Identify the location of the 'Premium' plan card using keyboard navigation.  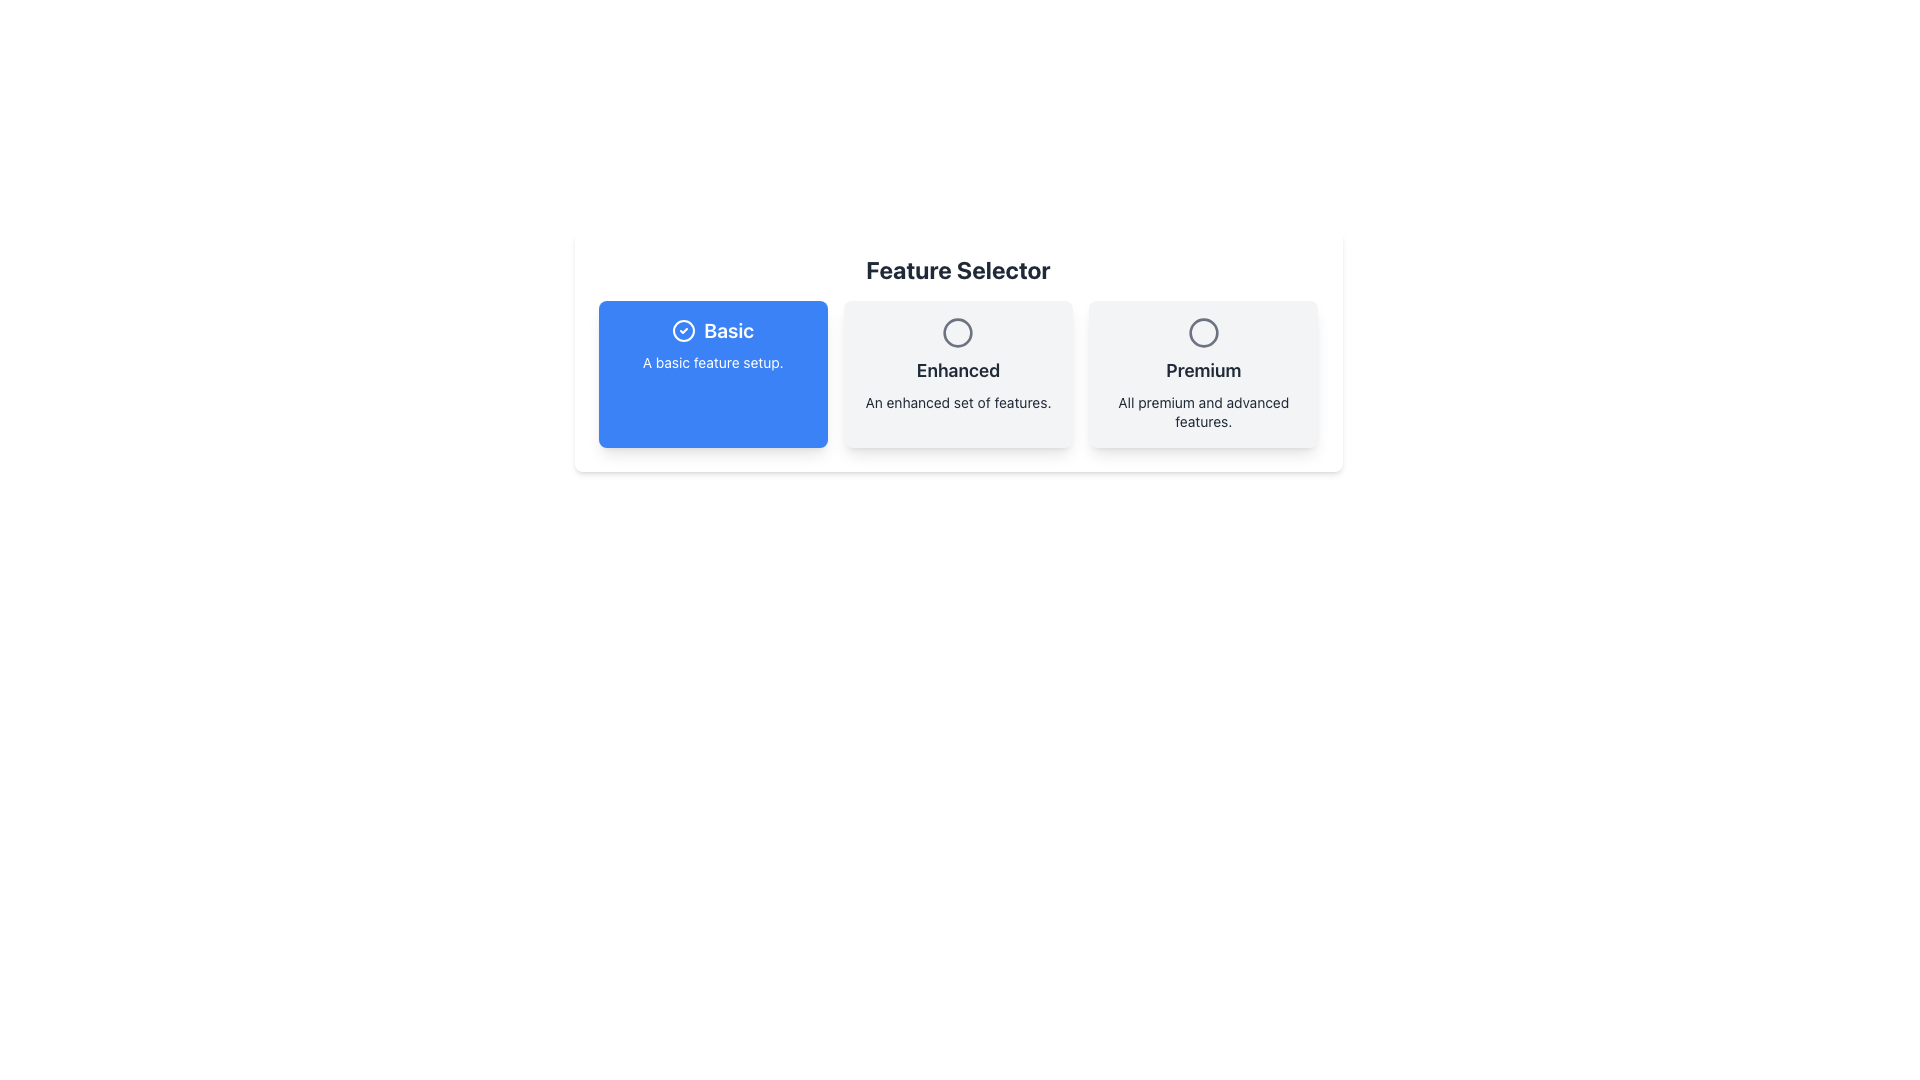
(1202, 374).